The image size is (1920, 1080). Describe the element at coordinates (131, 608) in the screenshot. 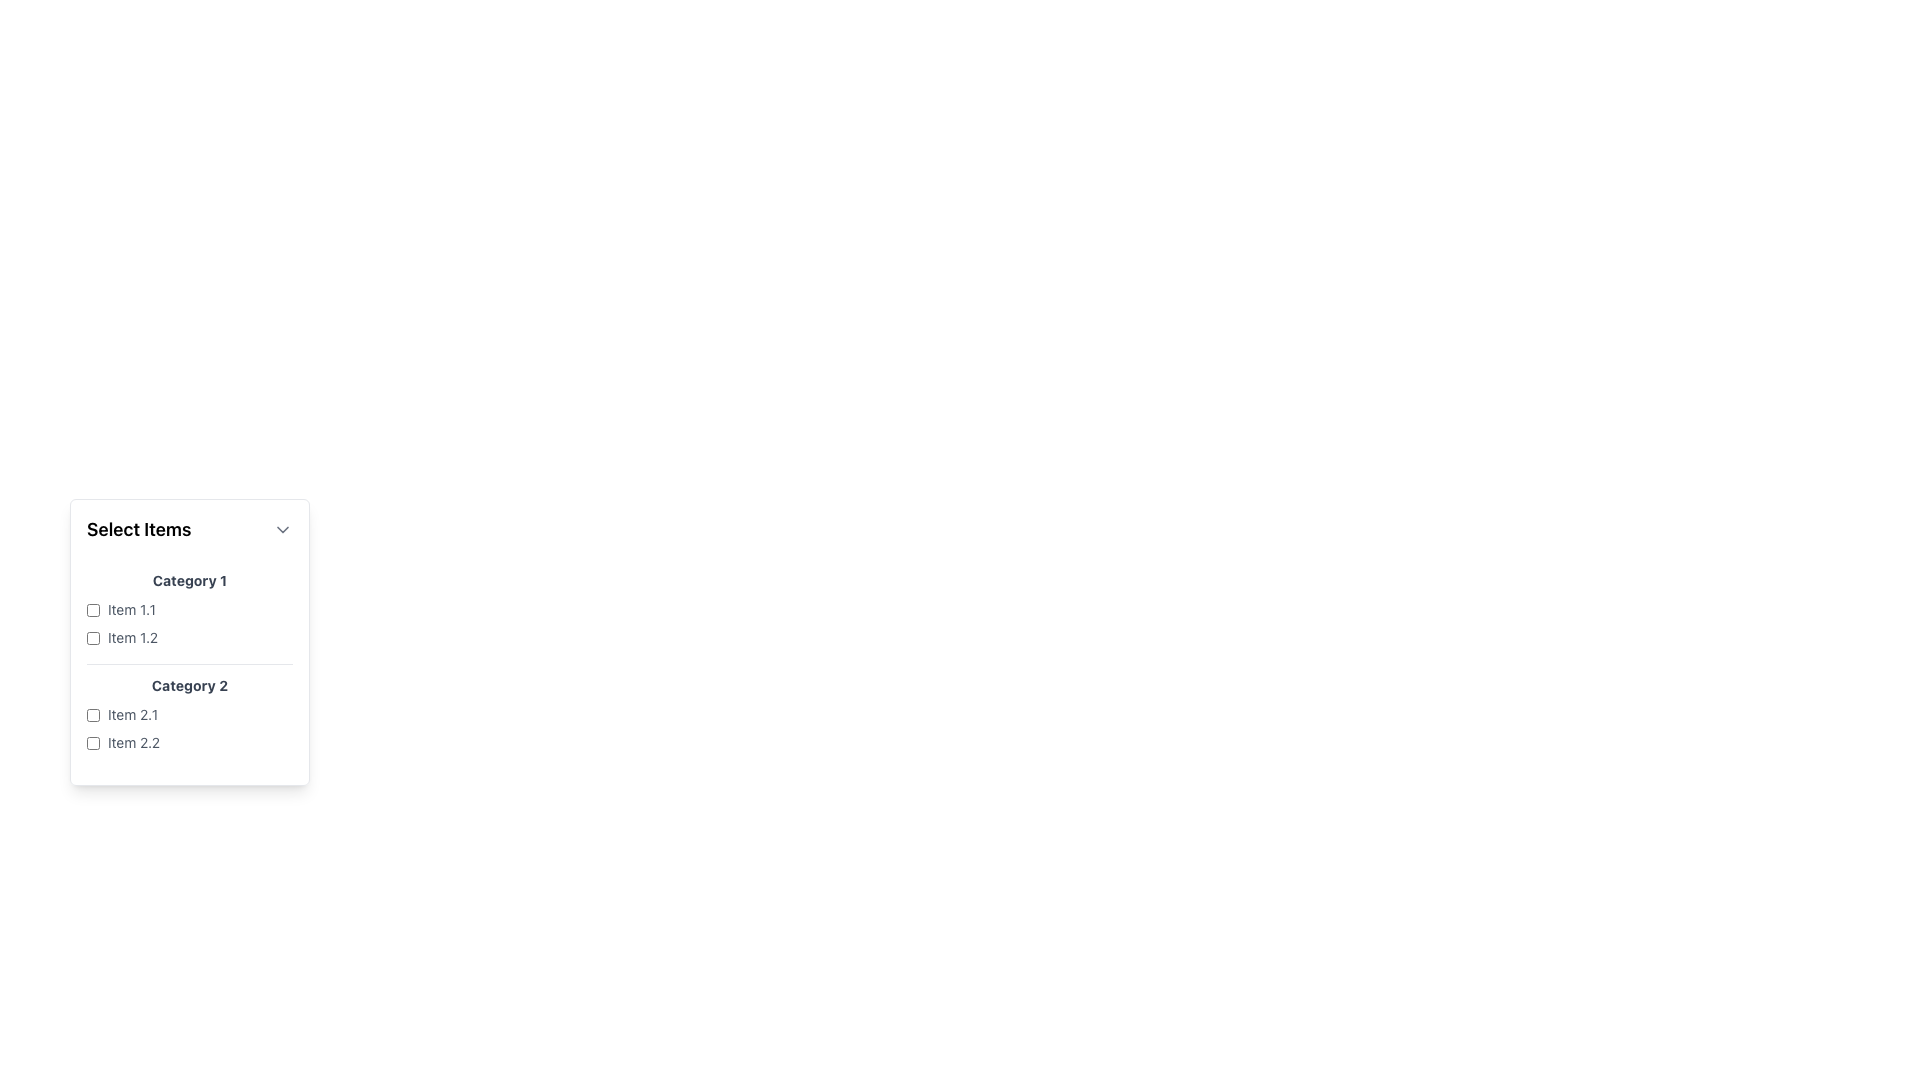

I see `the text label 'Item 1.1' which provides context for the adjacent checkbox in the 'Category 1' section` at that location.